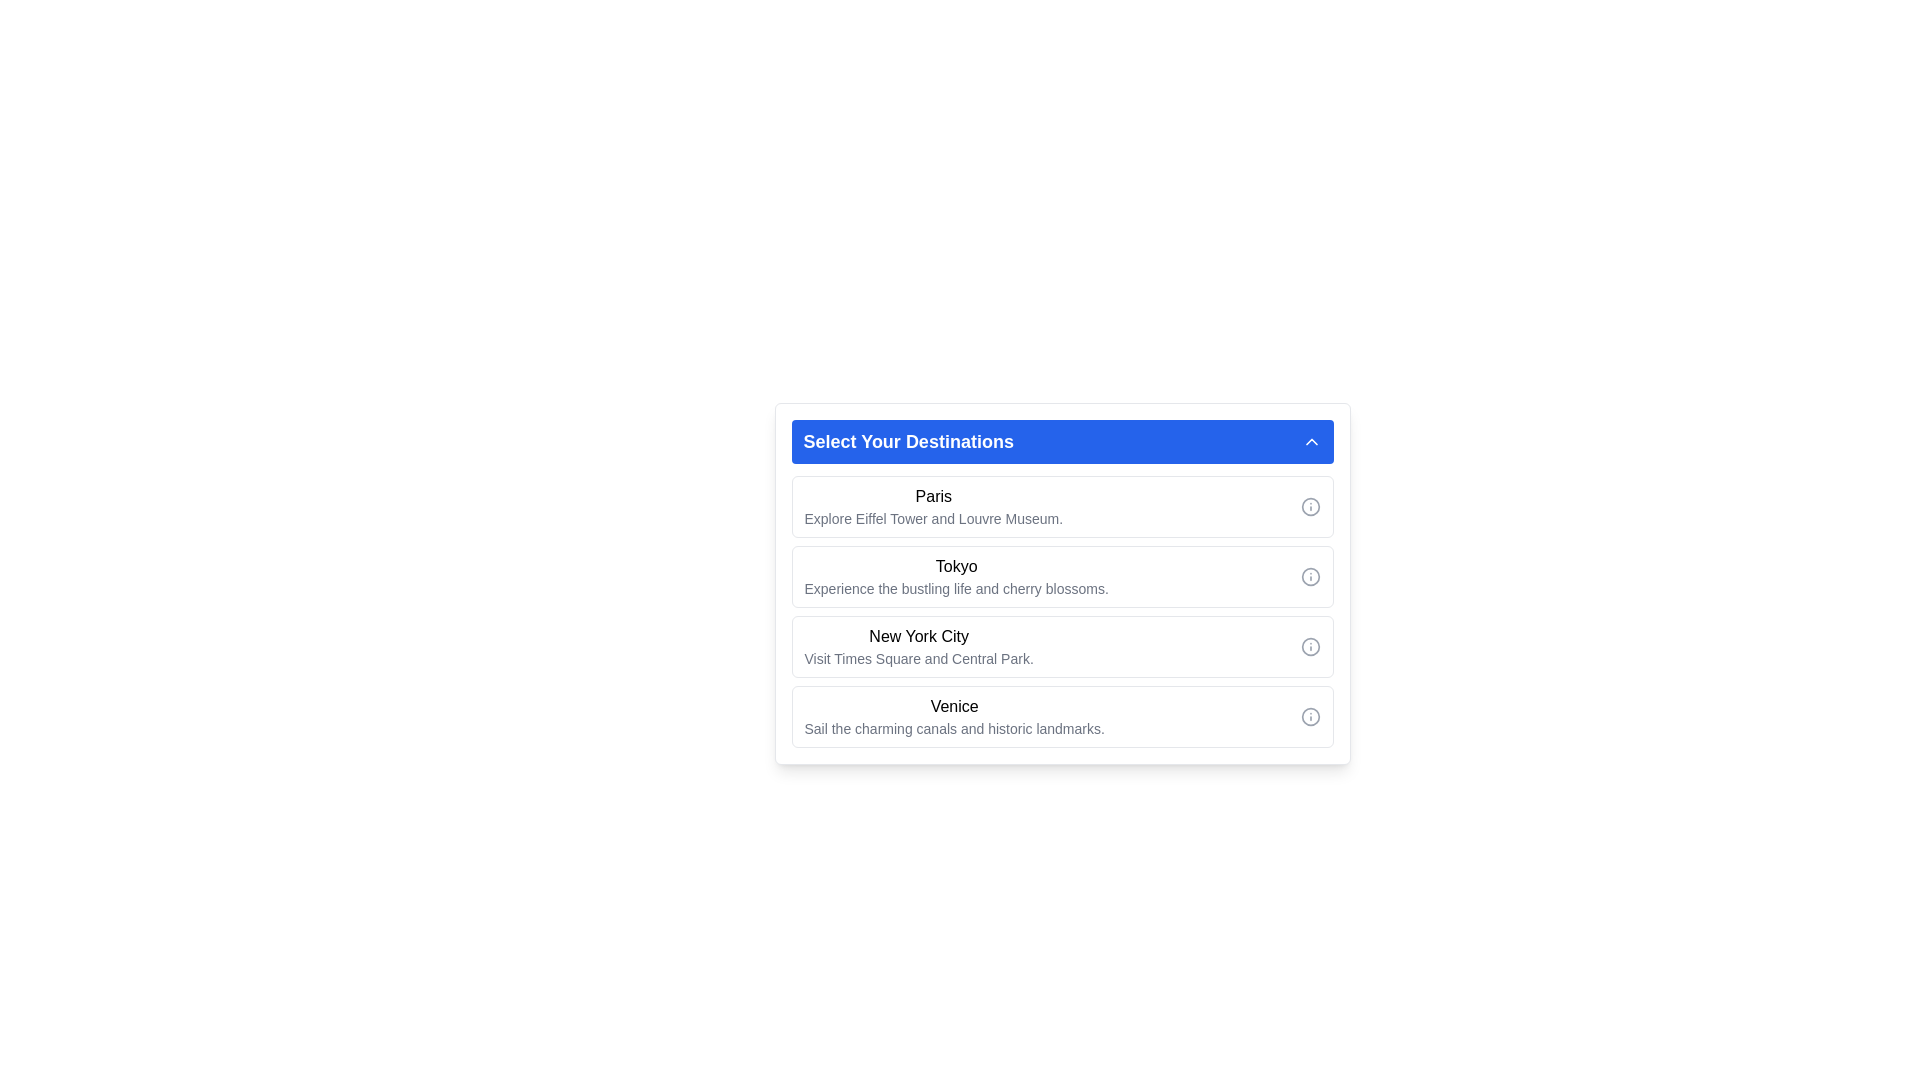 This screenshot has height=1080, width=1920. I want to click on the Text block element titled 'Venice' that features a bold font for the title and a description about charming canals and historic landmarks, positioned as the fourth item in the list, so click(953, 716).